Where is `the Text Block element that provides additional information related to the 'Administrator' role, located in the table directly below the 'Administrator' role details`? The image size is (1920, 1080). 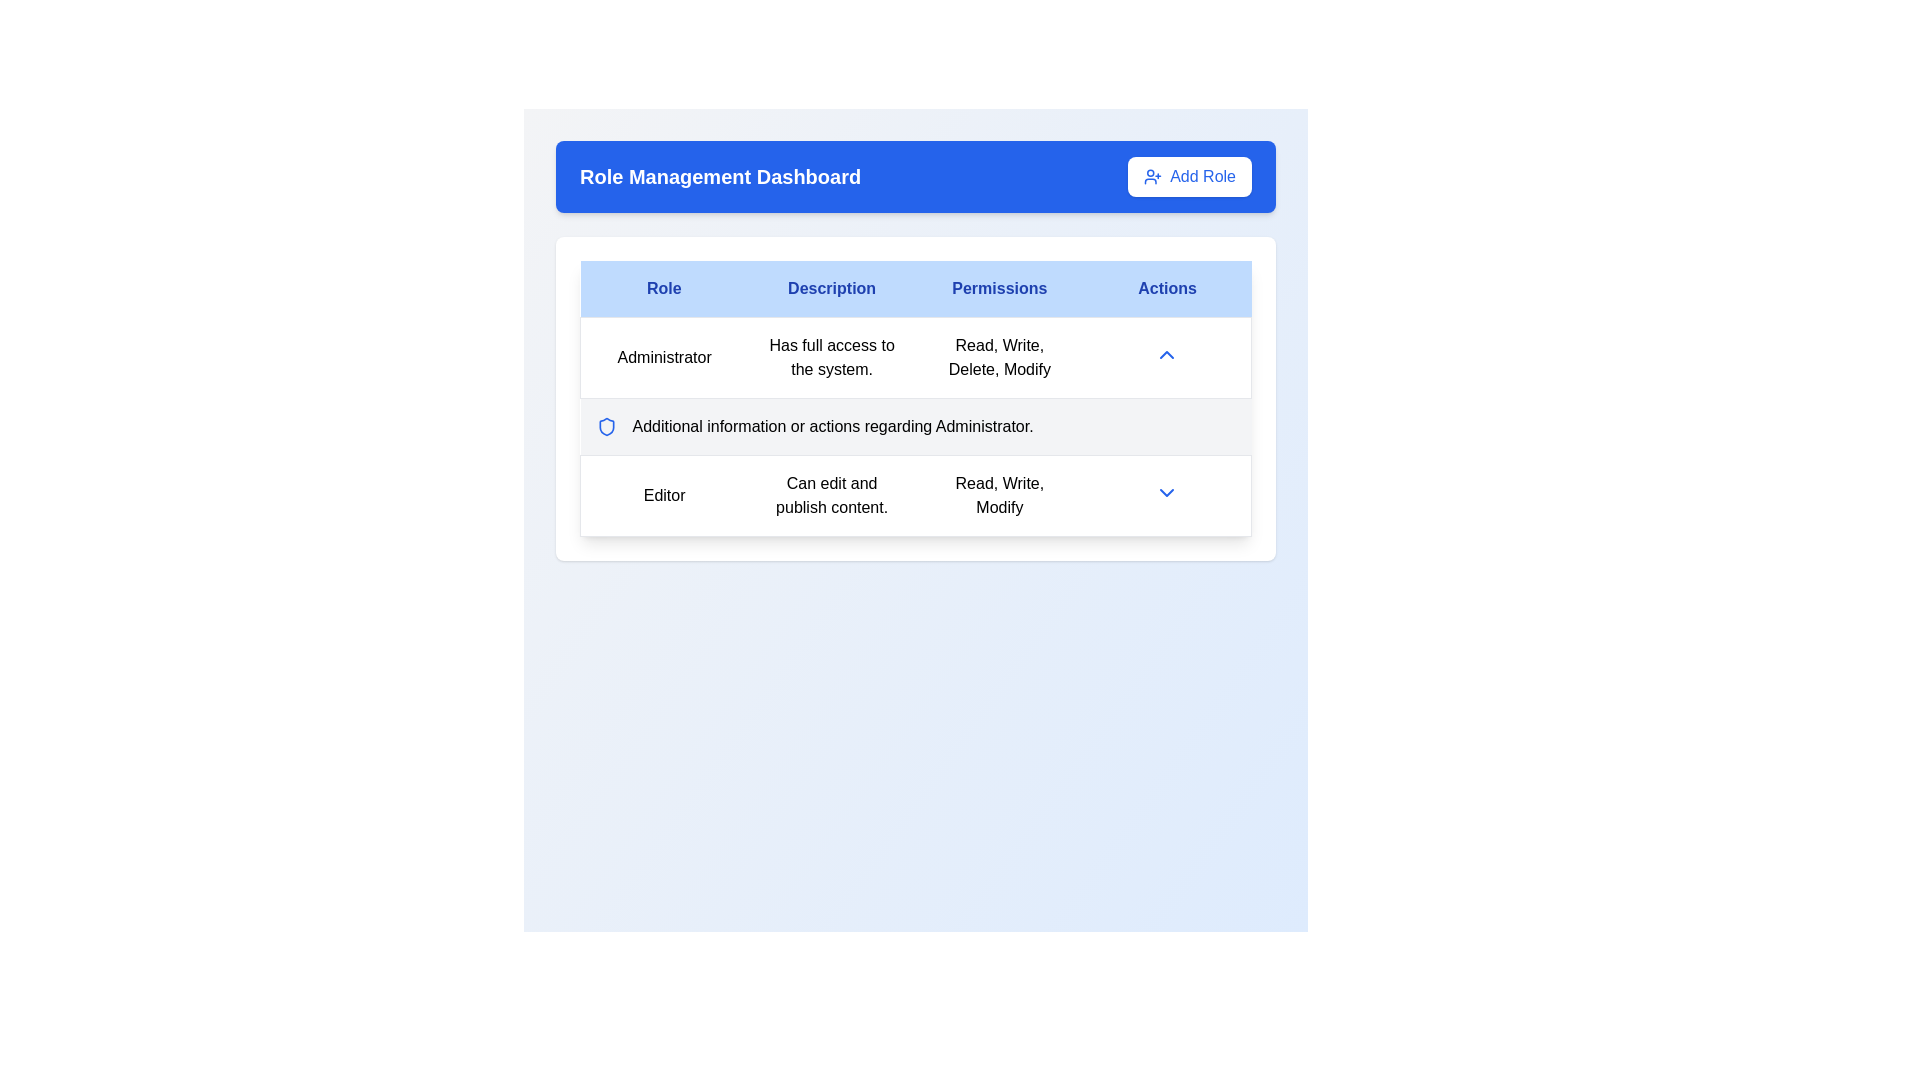
the Text Block element that provides additional information related to the 'Administrator' role, located in the table directly below the 'Administrator' role details is located at coordinates (915, 426).